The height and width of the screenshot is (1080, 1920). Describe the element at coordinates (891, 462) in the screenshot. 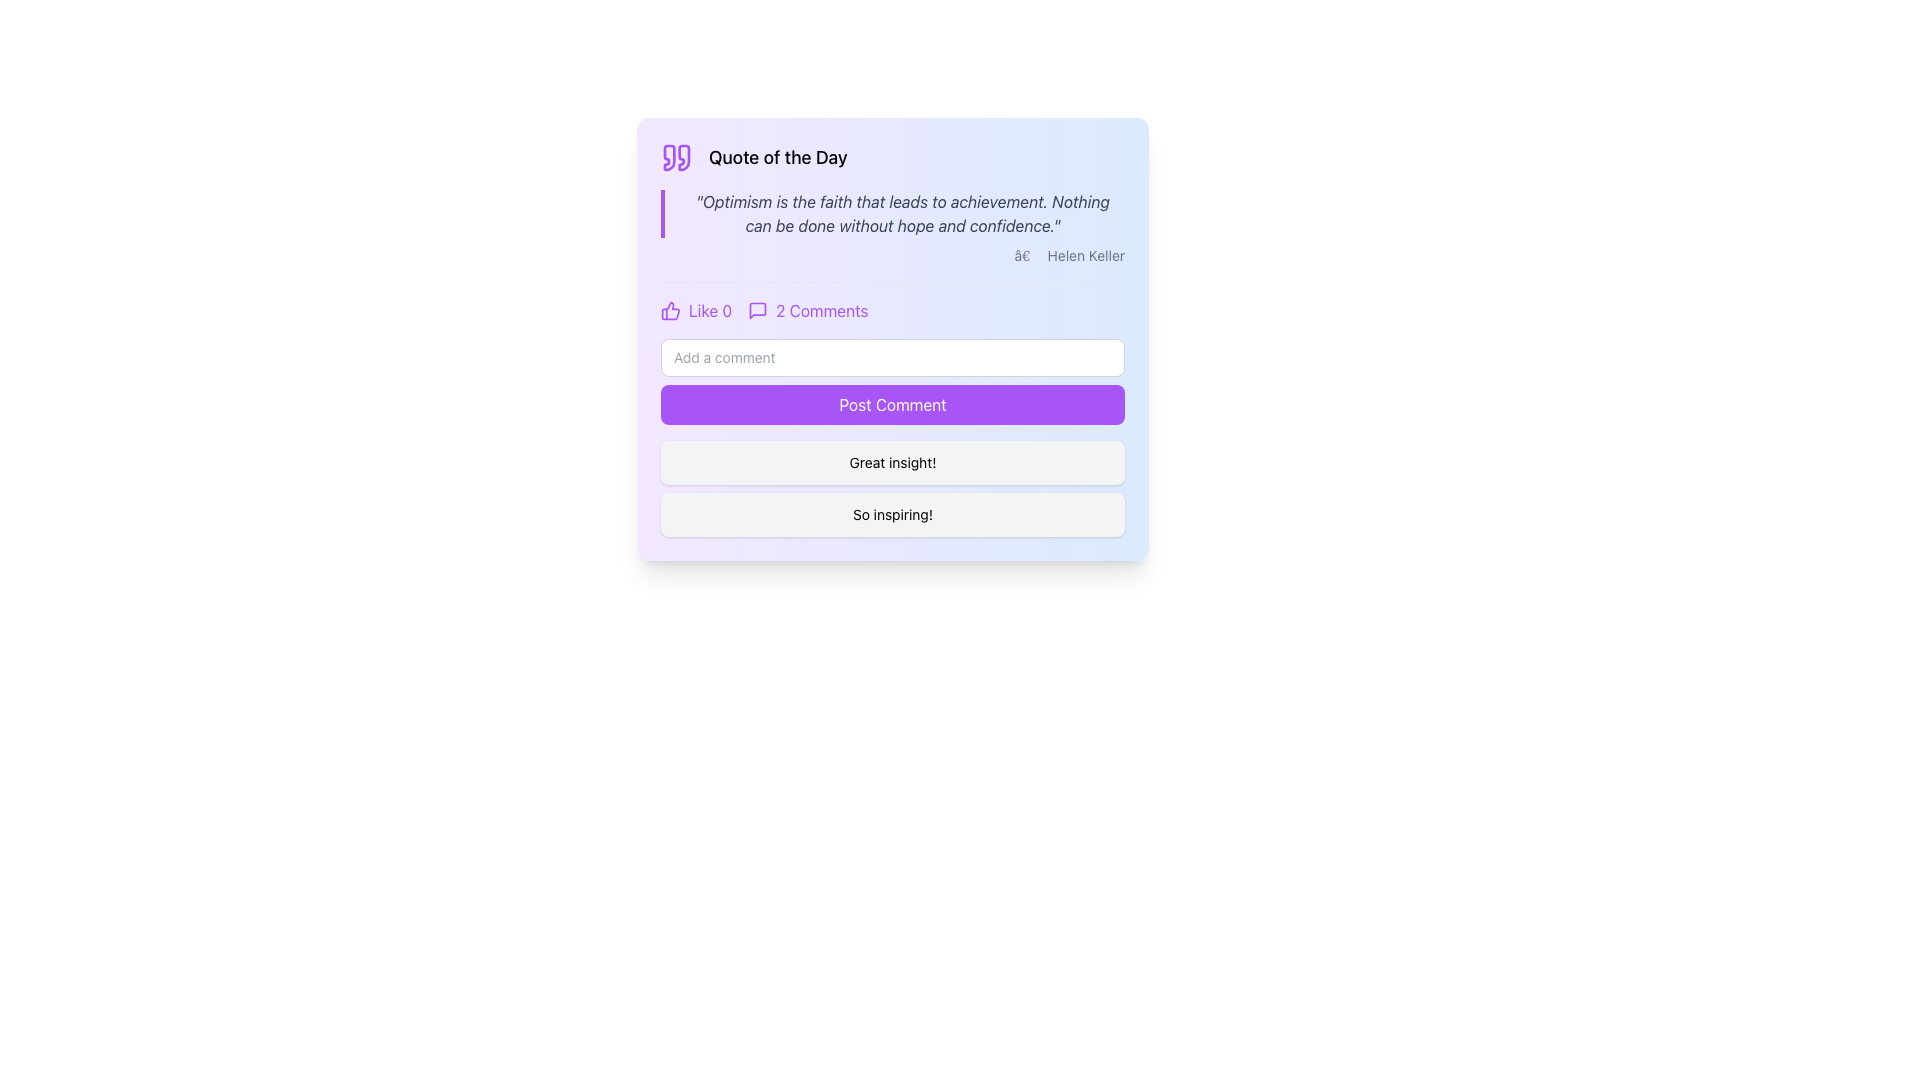

I see `the Text Display Box containing the message 'Great insight!' displayed in a small black font on a light gray background` at that location.